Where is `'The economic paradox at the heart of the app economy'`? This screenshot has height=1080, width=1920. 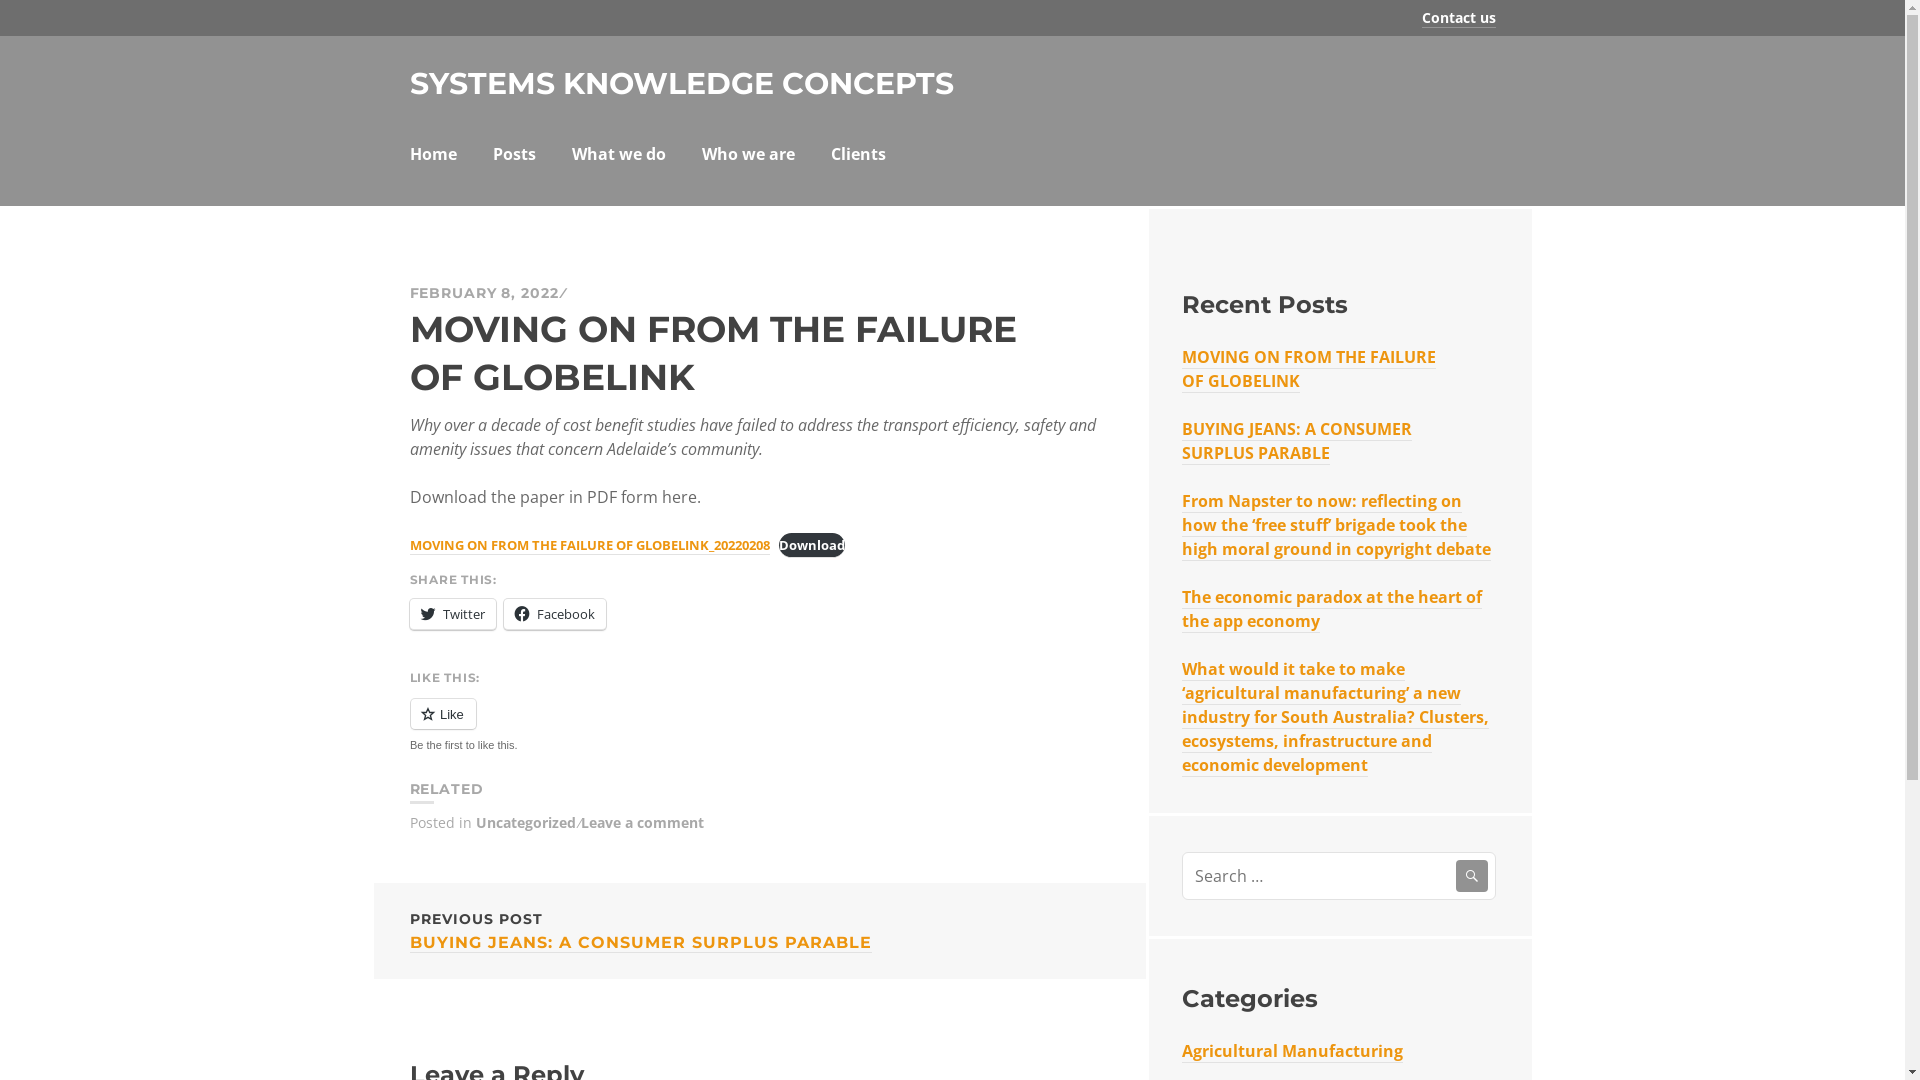 'The economic paradox at the heart of the app economy' is located at coordinates (1331, 608).